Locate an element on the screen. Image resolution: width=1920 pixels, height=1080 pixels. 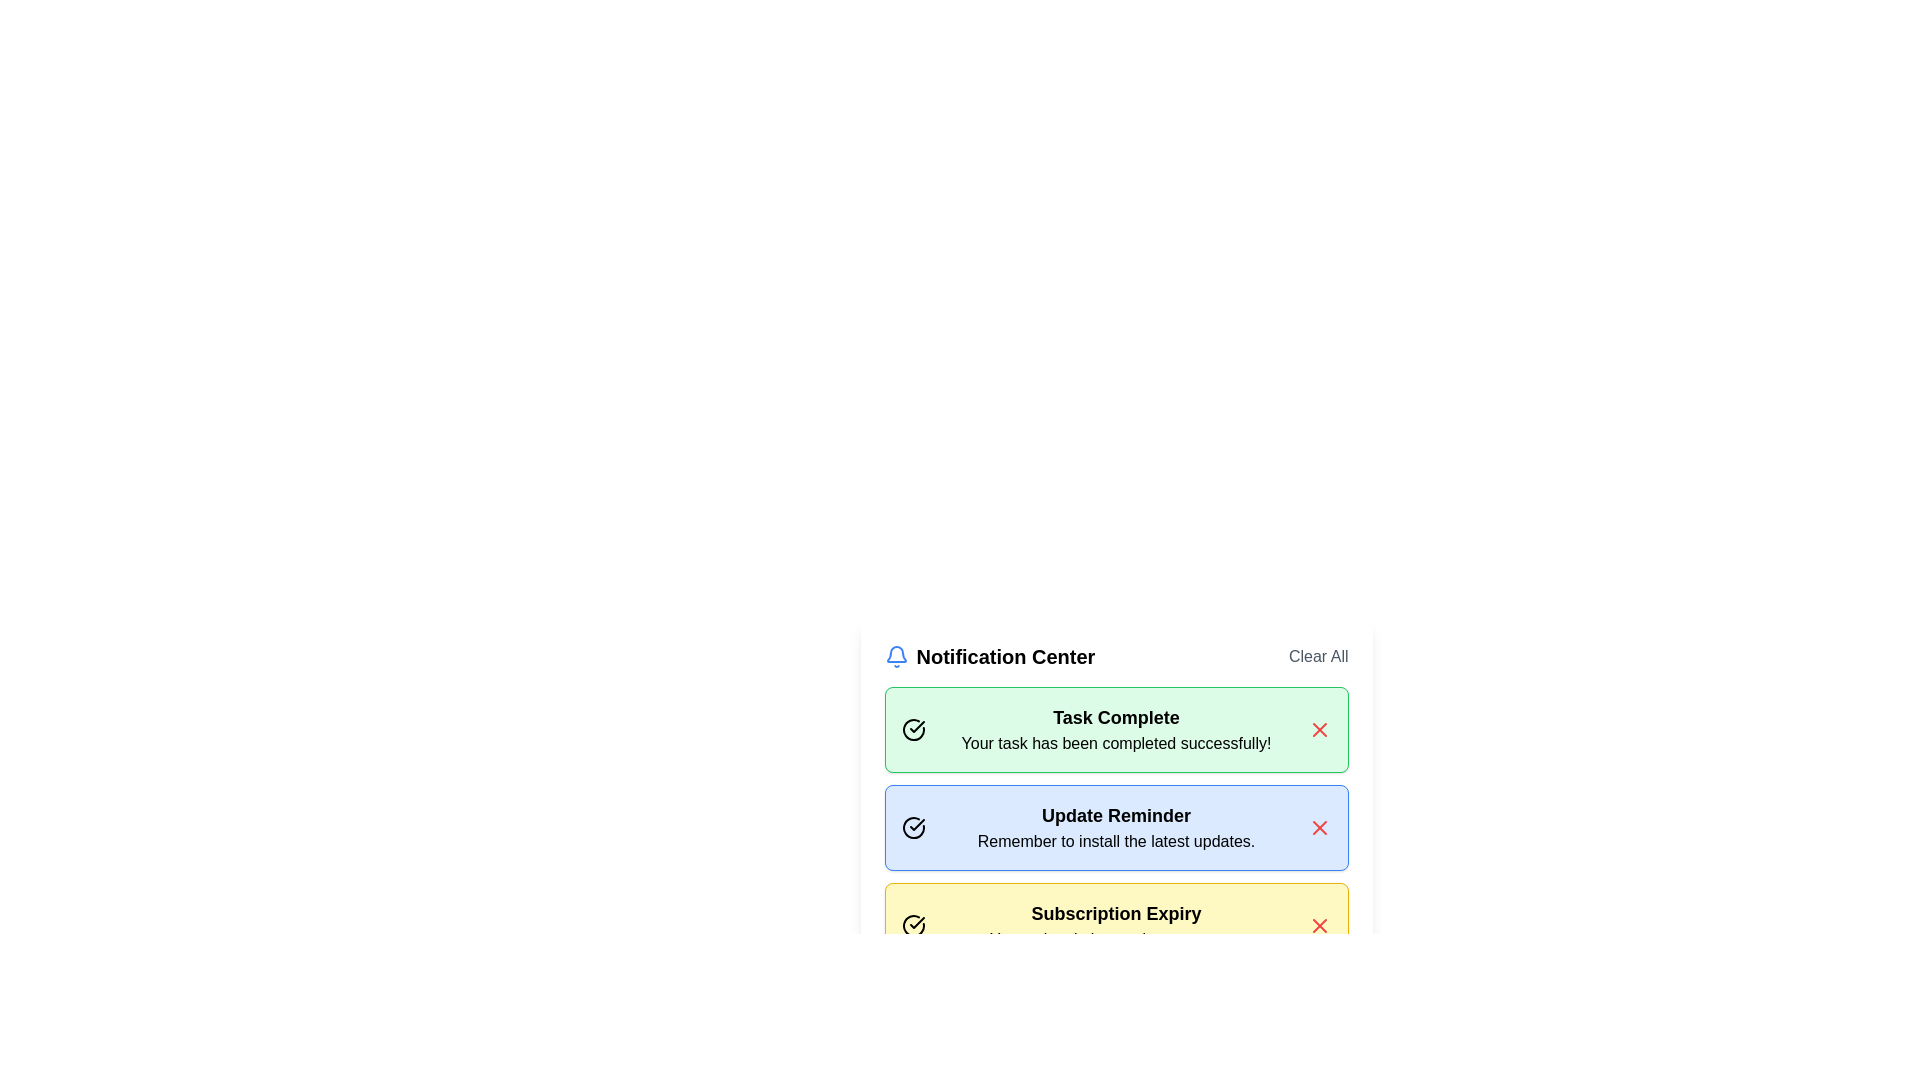
the checkmark icon within the circular outline located on the left side of the 'Task Complete' notification card is located at coordinates (915, 922).